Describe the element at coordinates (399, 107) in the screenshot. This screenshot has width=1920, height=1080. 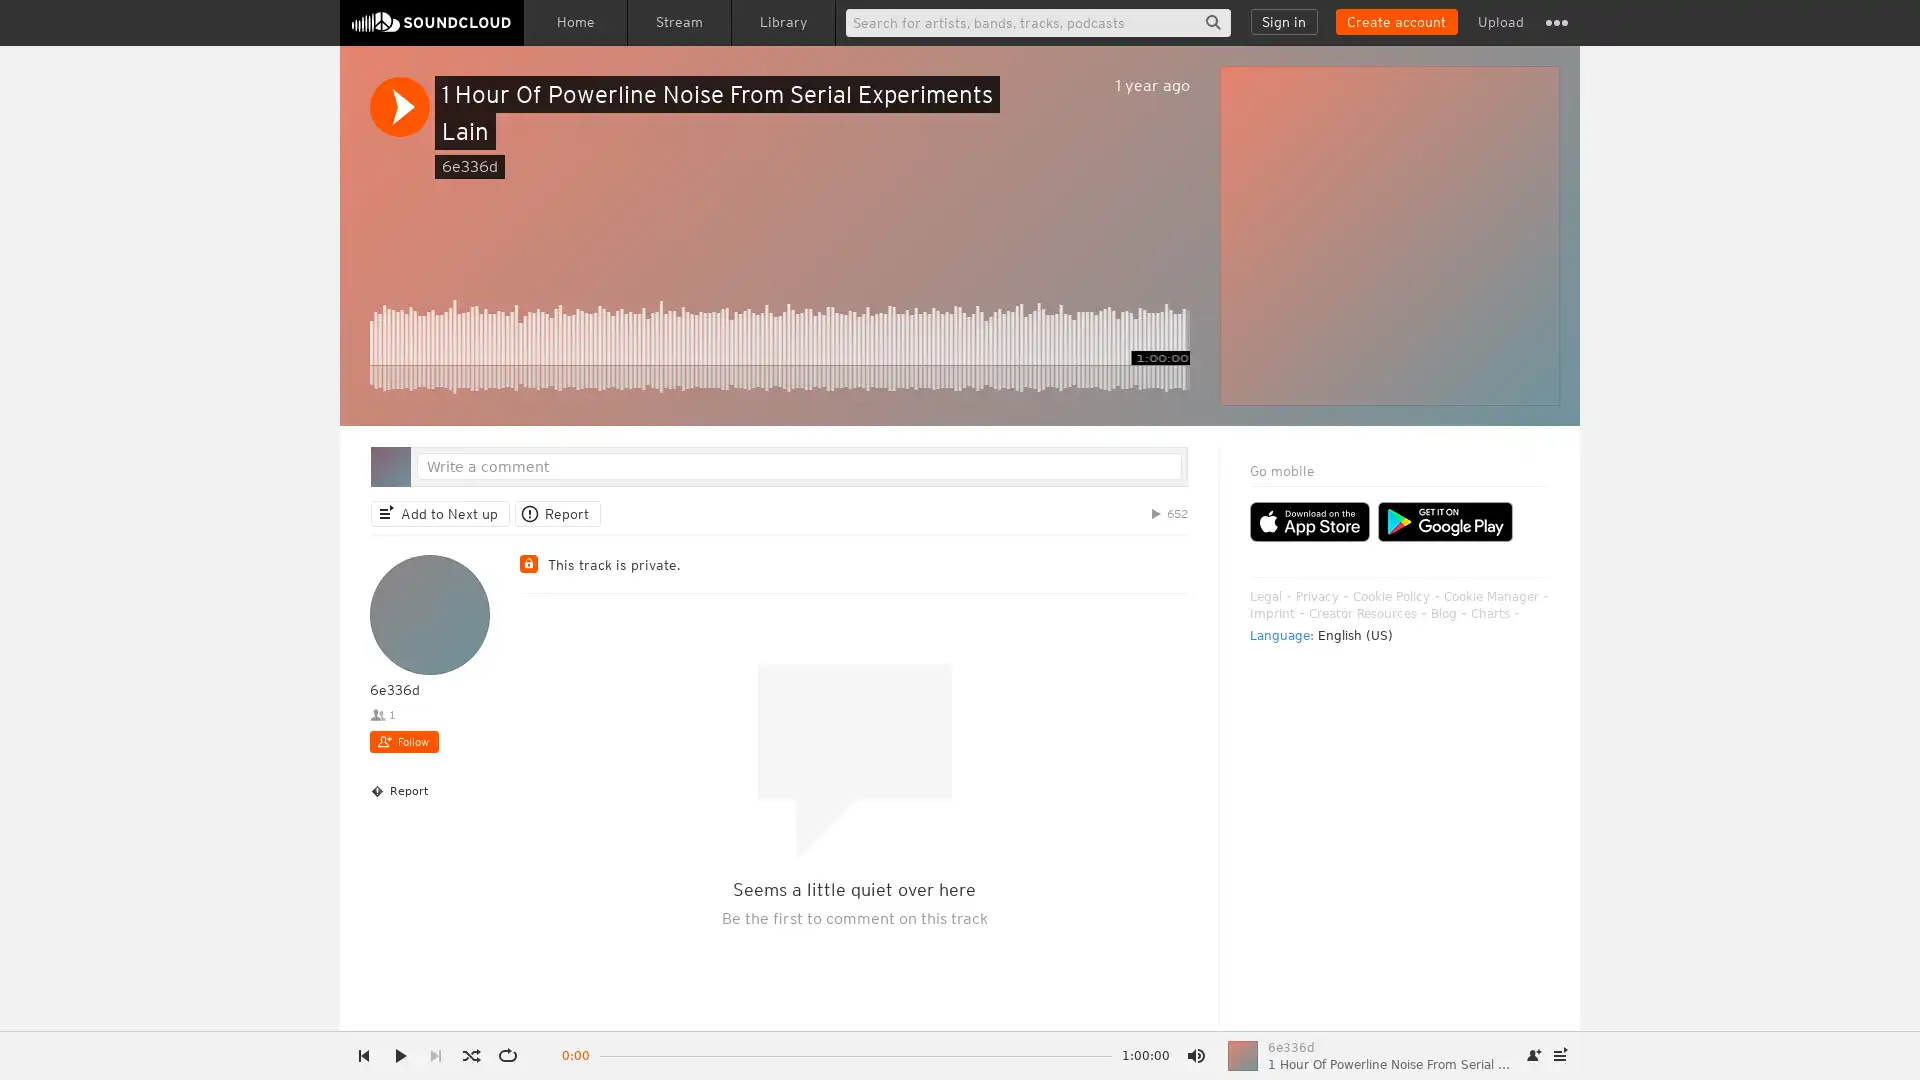
I see `Play` at that location.